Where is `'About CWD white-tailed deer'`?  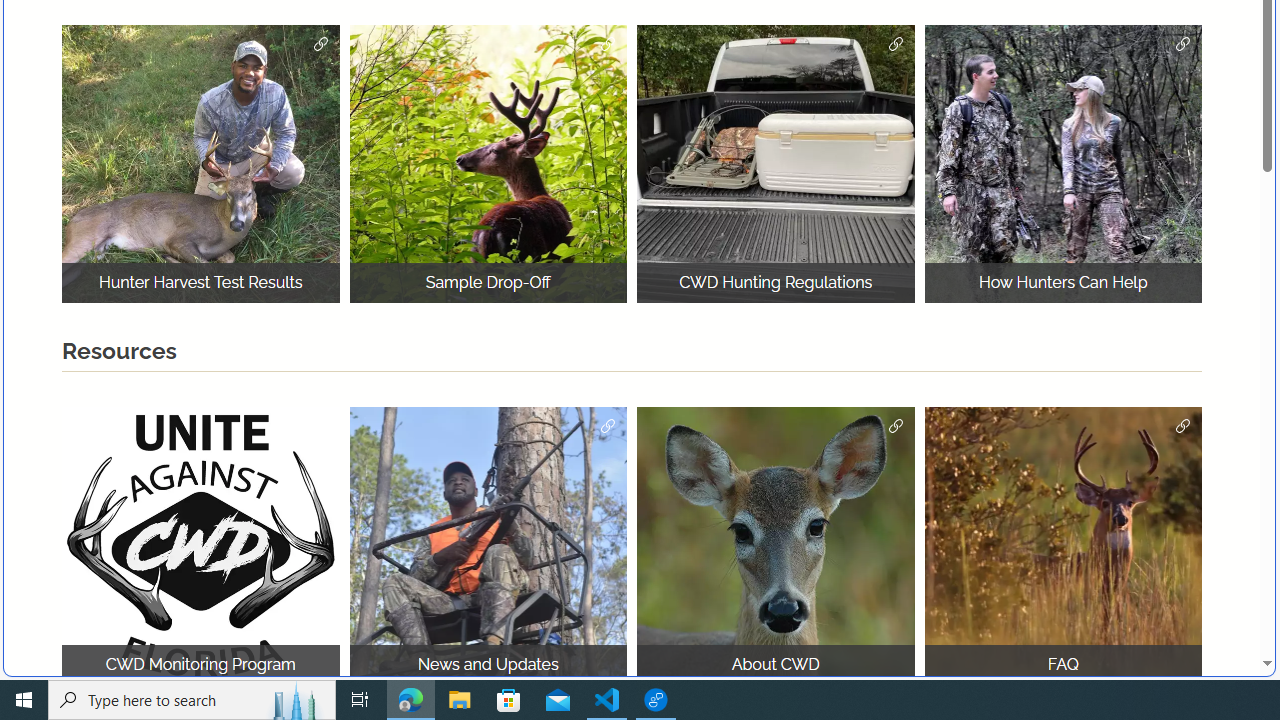 'About CWD white-tailed deer' is located at coordinates (775, 545).